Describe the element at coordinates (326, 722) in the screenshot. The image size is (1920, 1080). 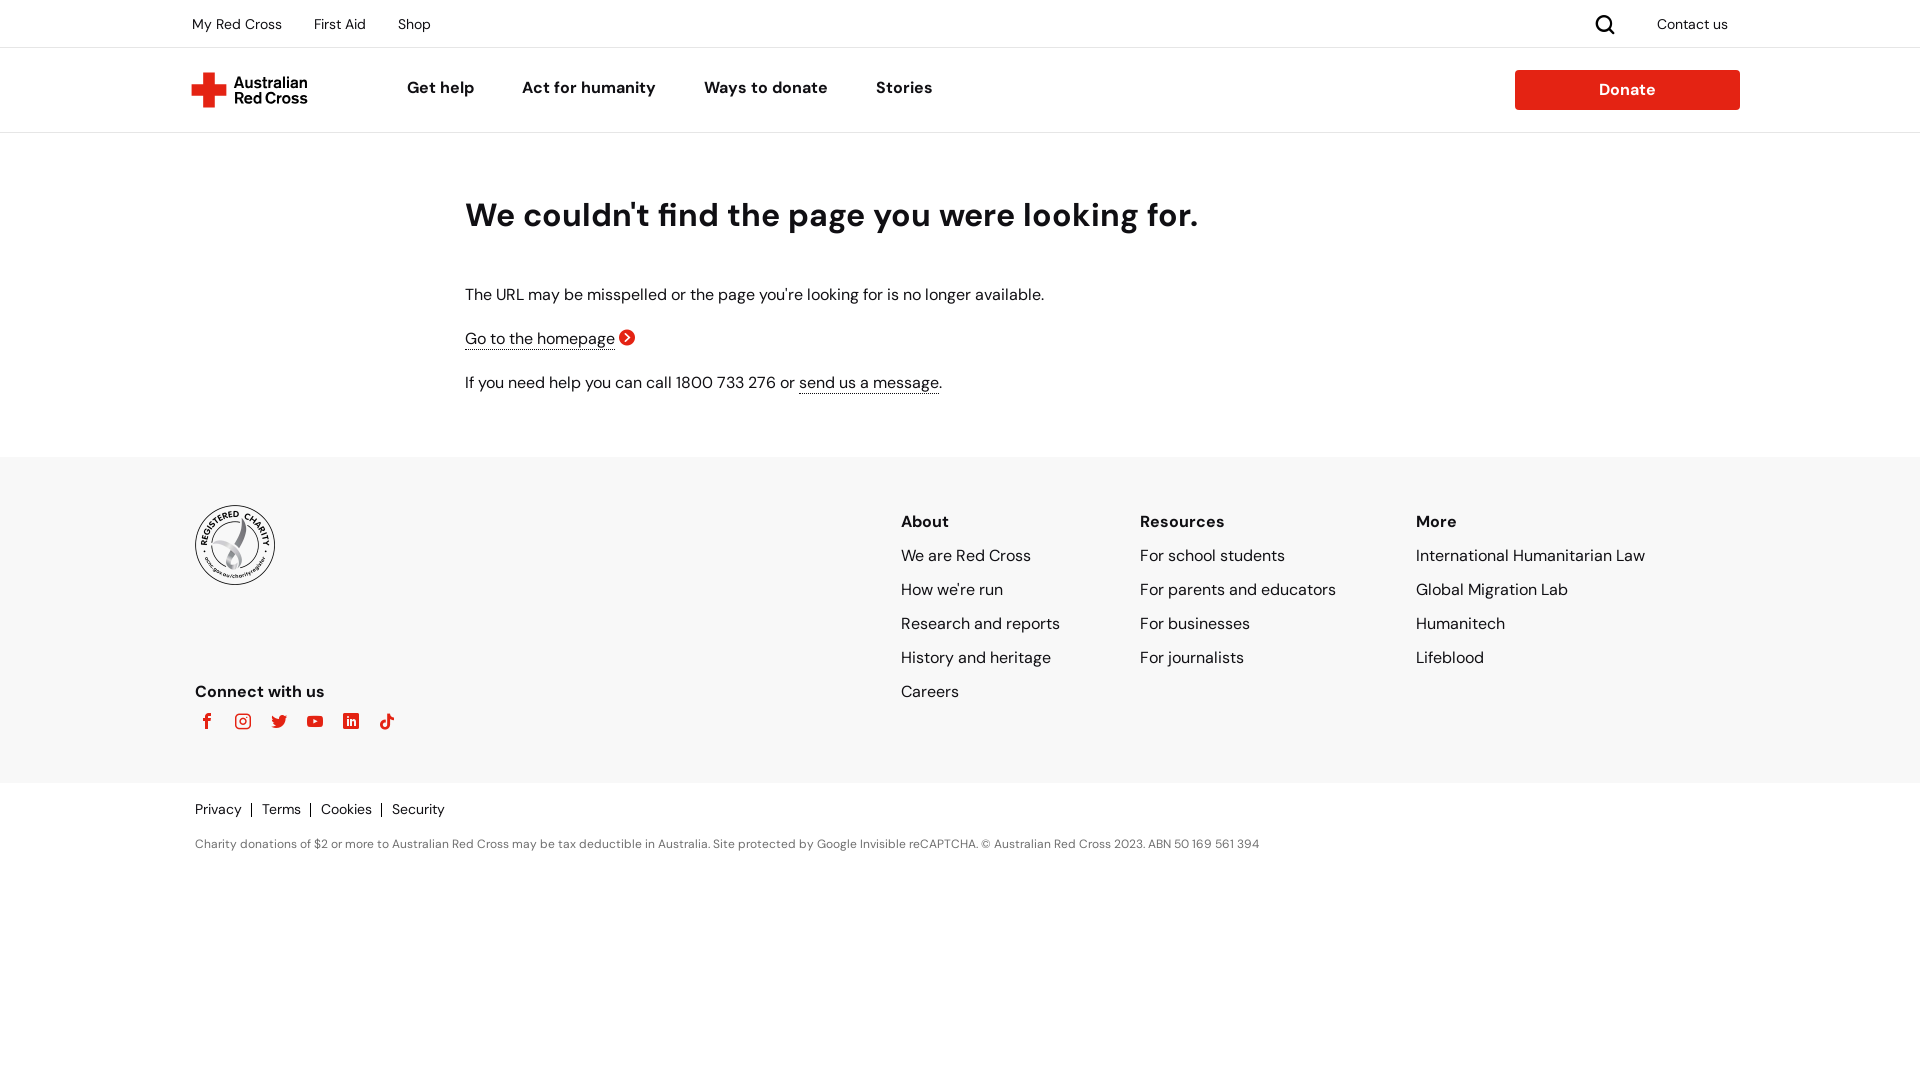
I see `'linkedin'` at that location.